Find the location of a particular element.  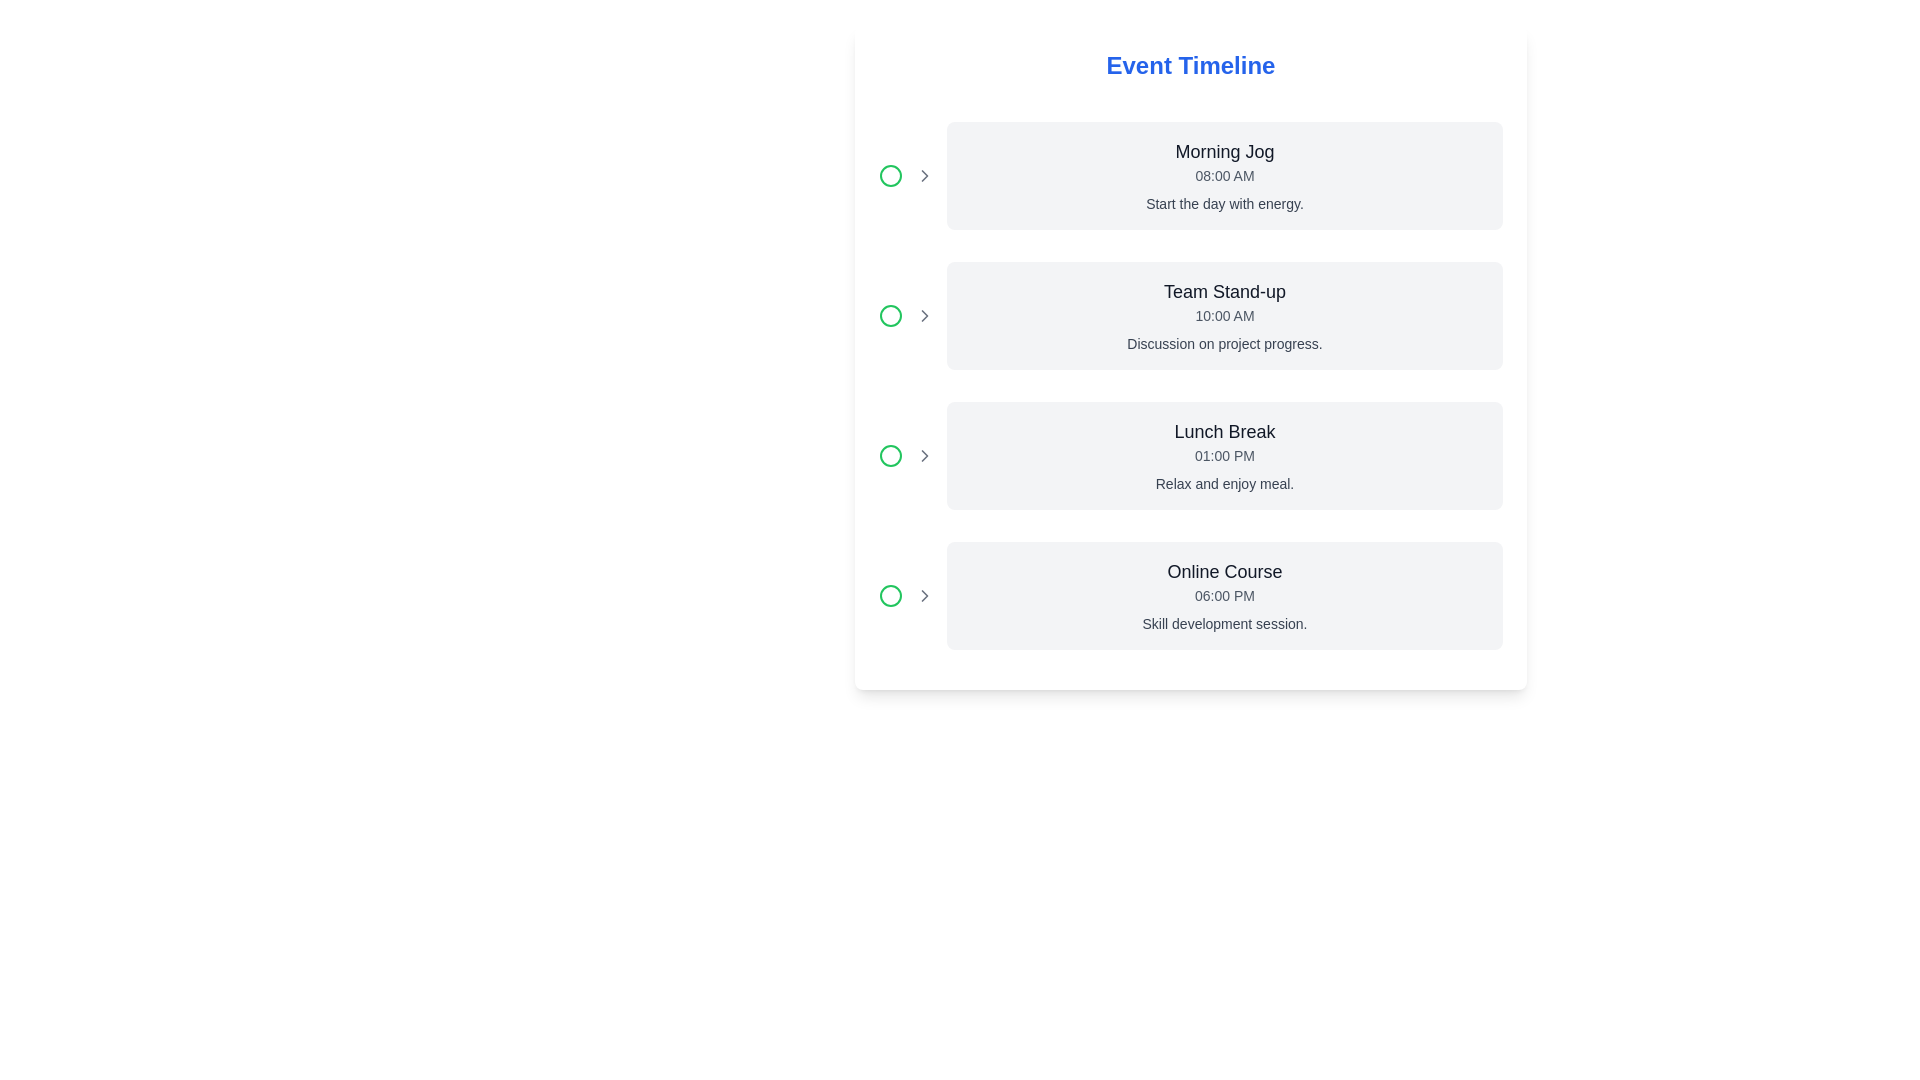

the text block titled 'Online Course', which is the fourth item in the timeline list, featuring a light gray background and containing the time '06:00 PM' and description 'Skill development session.' is located at coordinates (1223, 595).